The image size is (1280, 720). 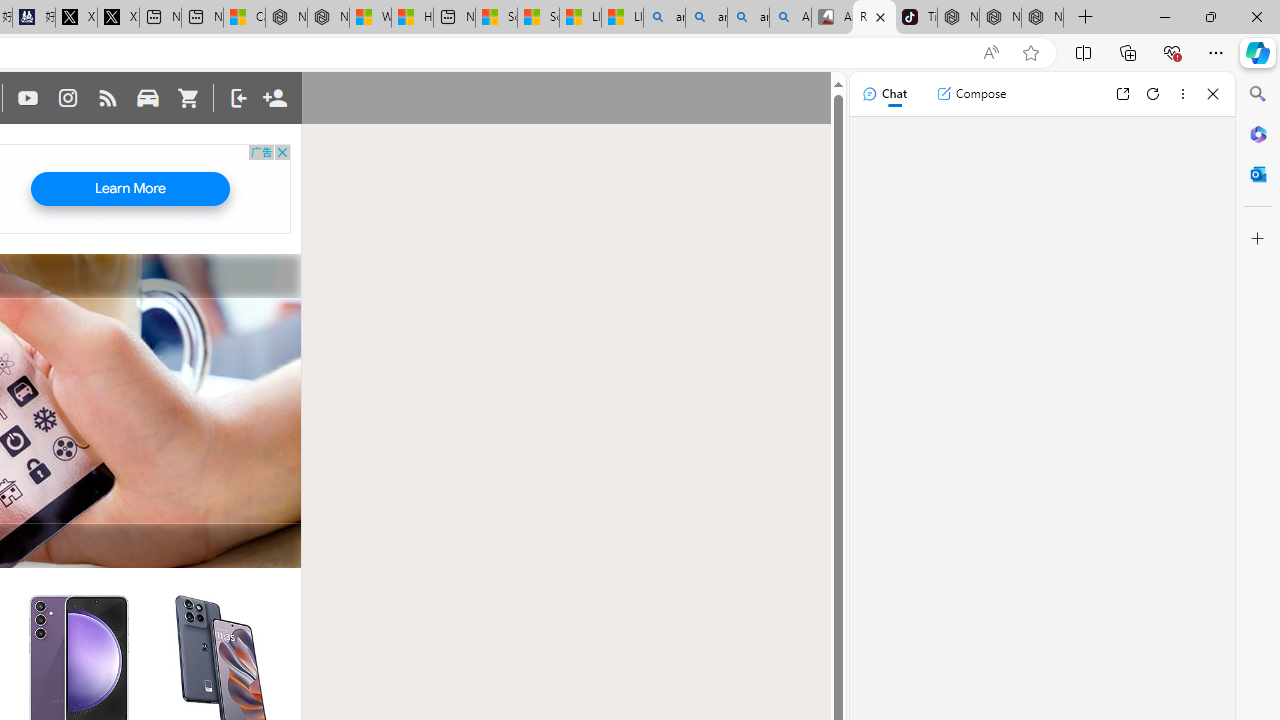 I want to click on 'Compose', so click(x=971, y=93).